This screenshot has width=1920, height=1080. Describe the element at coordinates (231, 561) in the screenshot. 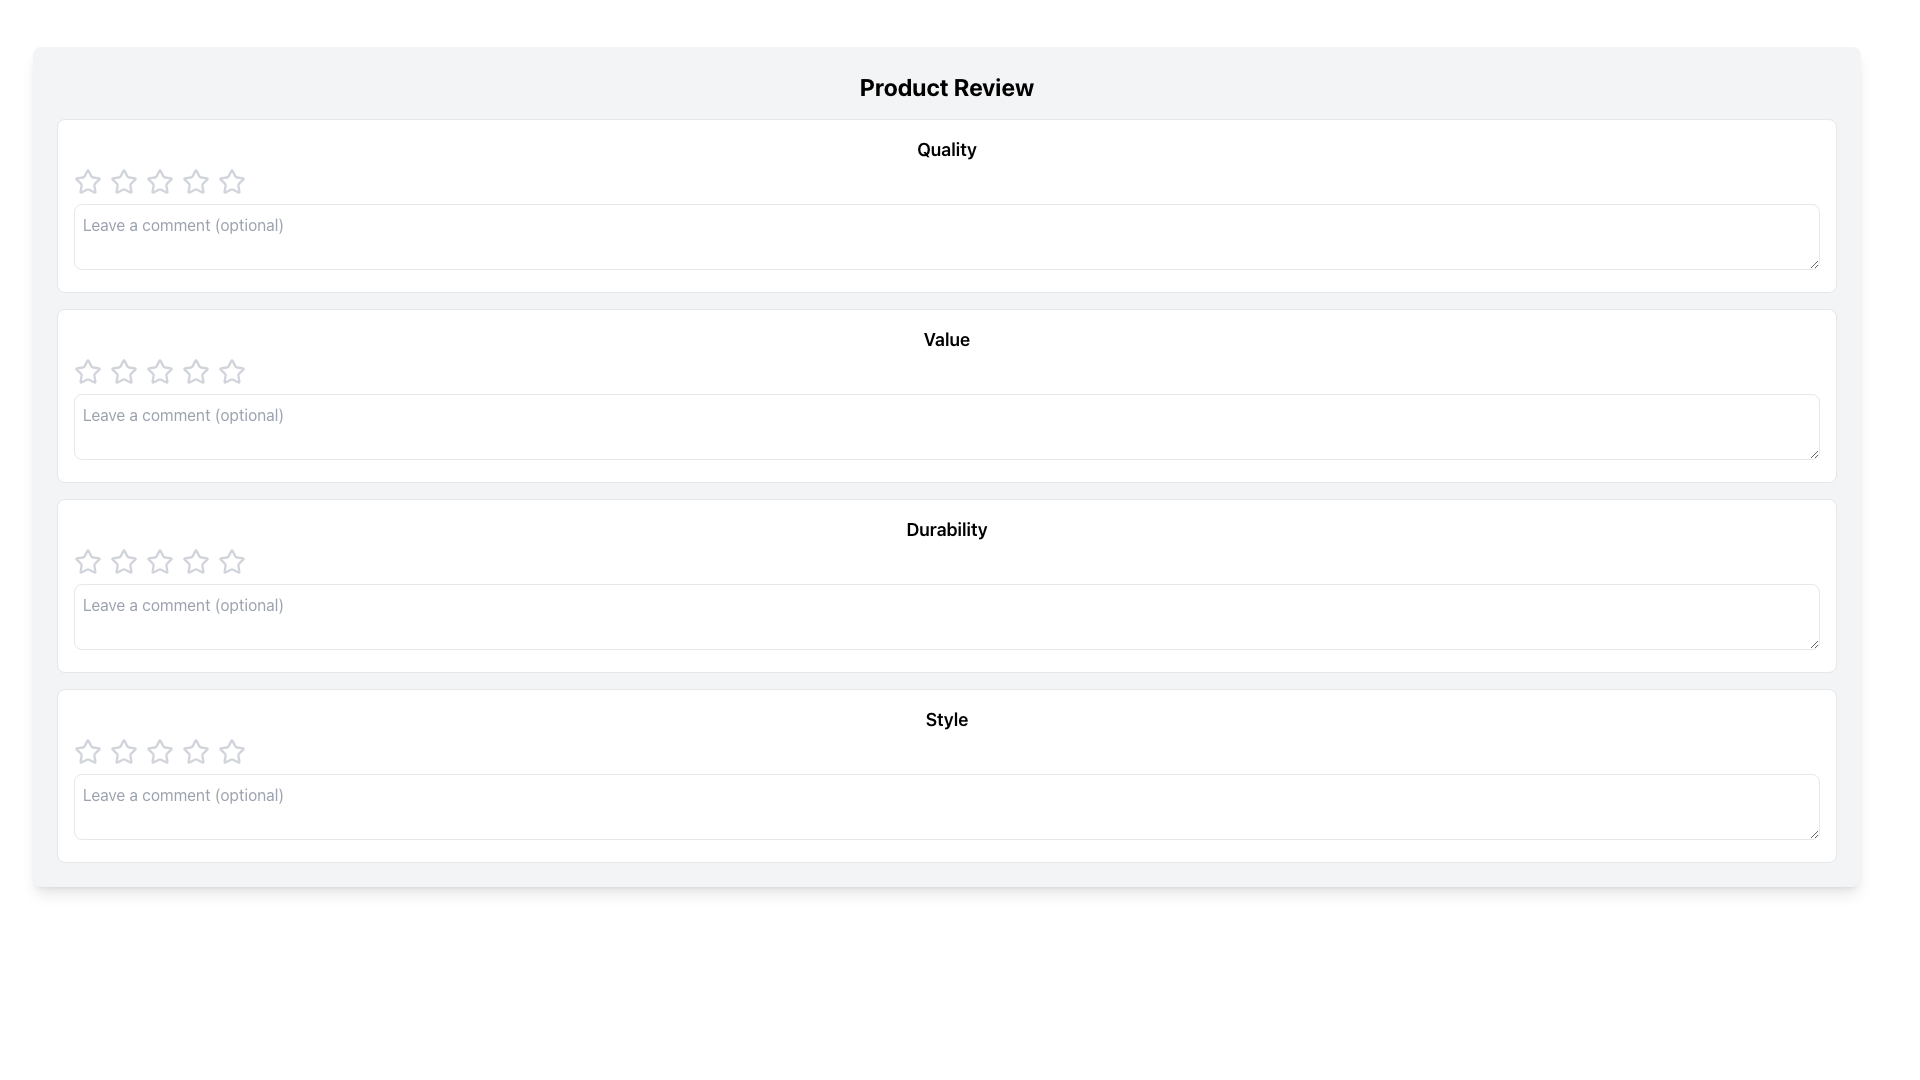

I see `the third star in the rating scale under the 'Durability' category` at that location.